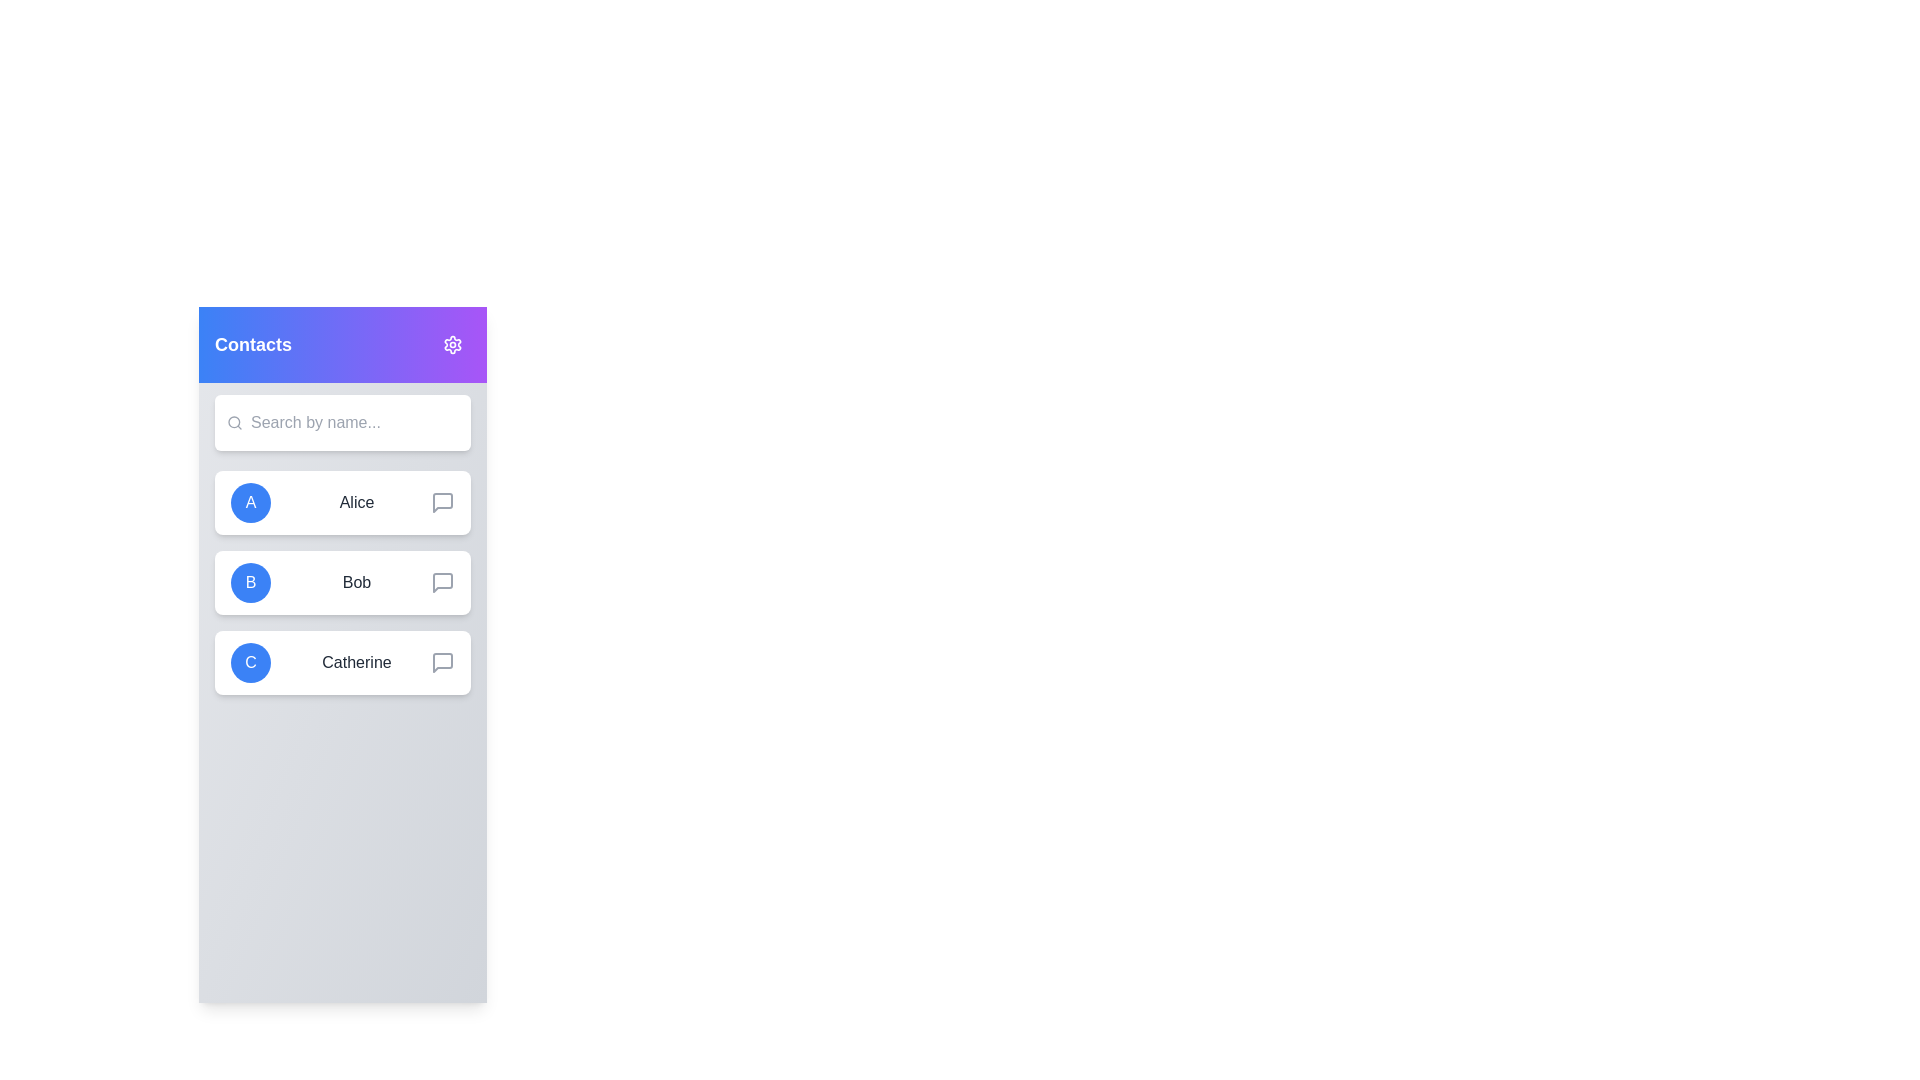 This screenshot has width=1920, height=1080. What do you see at coordinates (441, 501) in the screenshot?
I see `the message icon next to the contact named Alice` at bounding box center [441, 501].